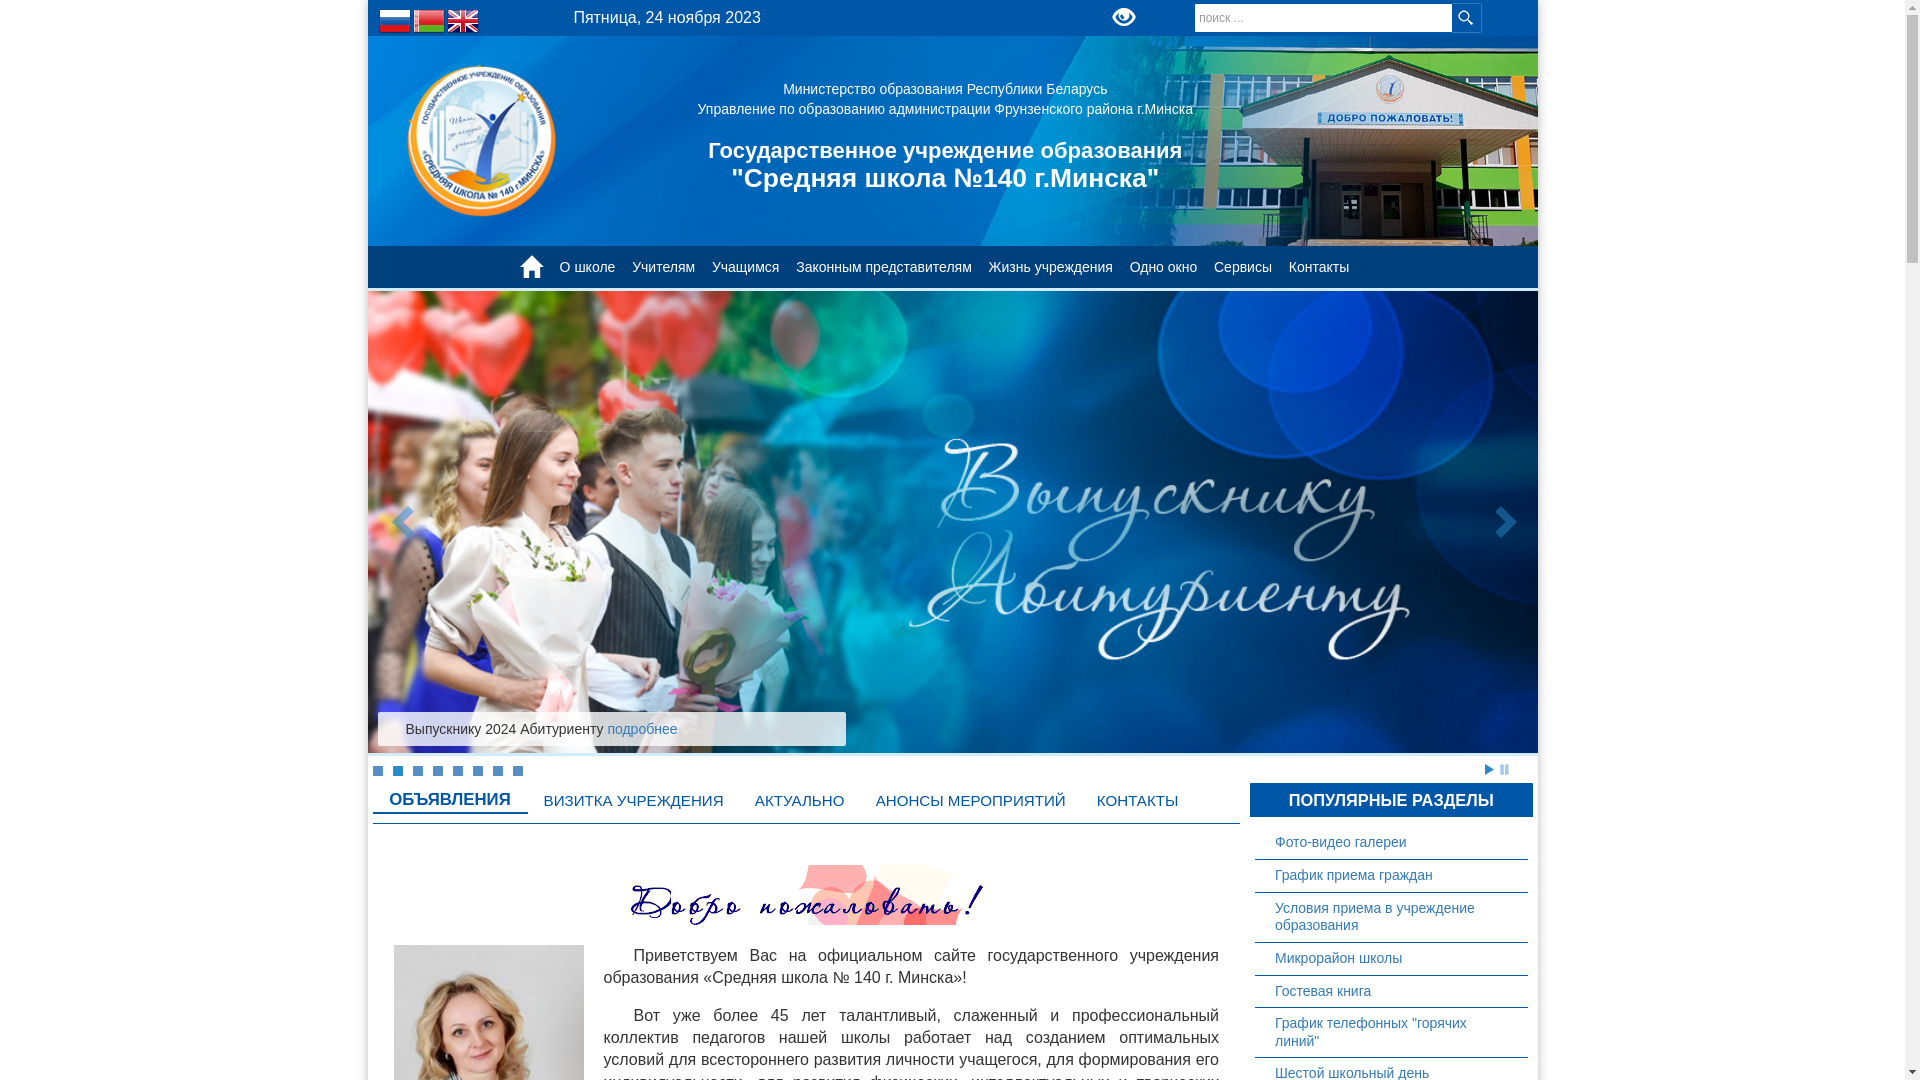 Image resolution: width=1920 pixels, height=1080 pixels. Describe the element at coordinates (475, 770) in the screenshot. I see `'6'` at that location.